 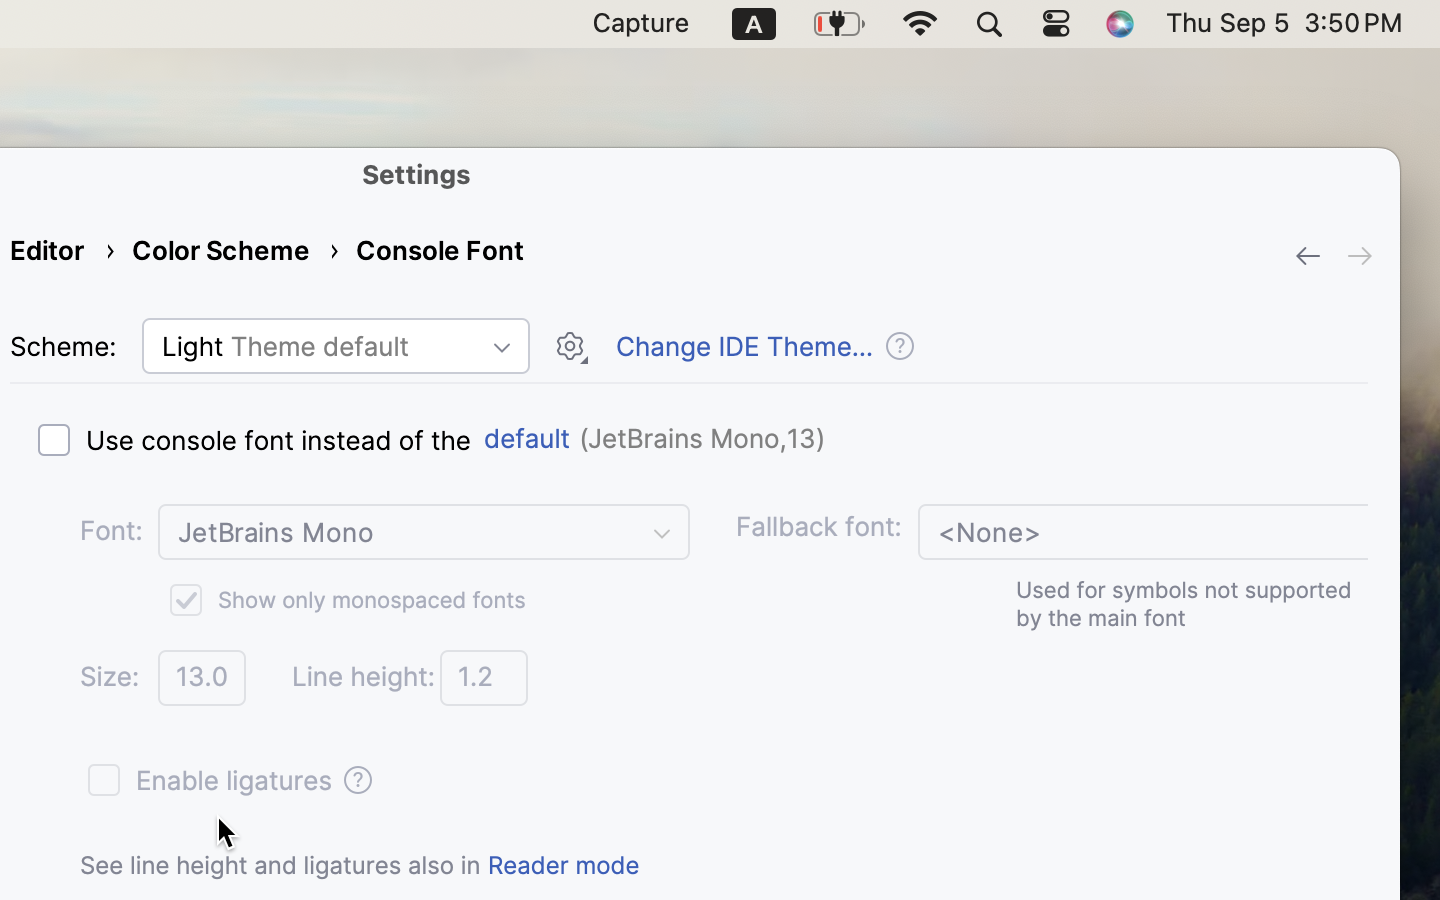 I want to click on 'See line height and ligatures also in Reader mode', so click(x=360, y=864).